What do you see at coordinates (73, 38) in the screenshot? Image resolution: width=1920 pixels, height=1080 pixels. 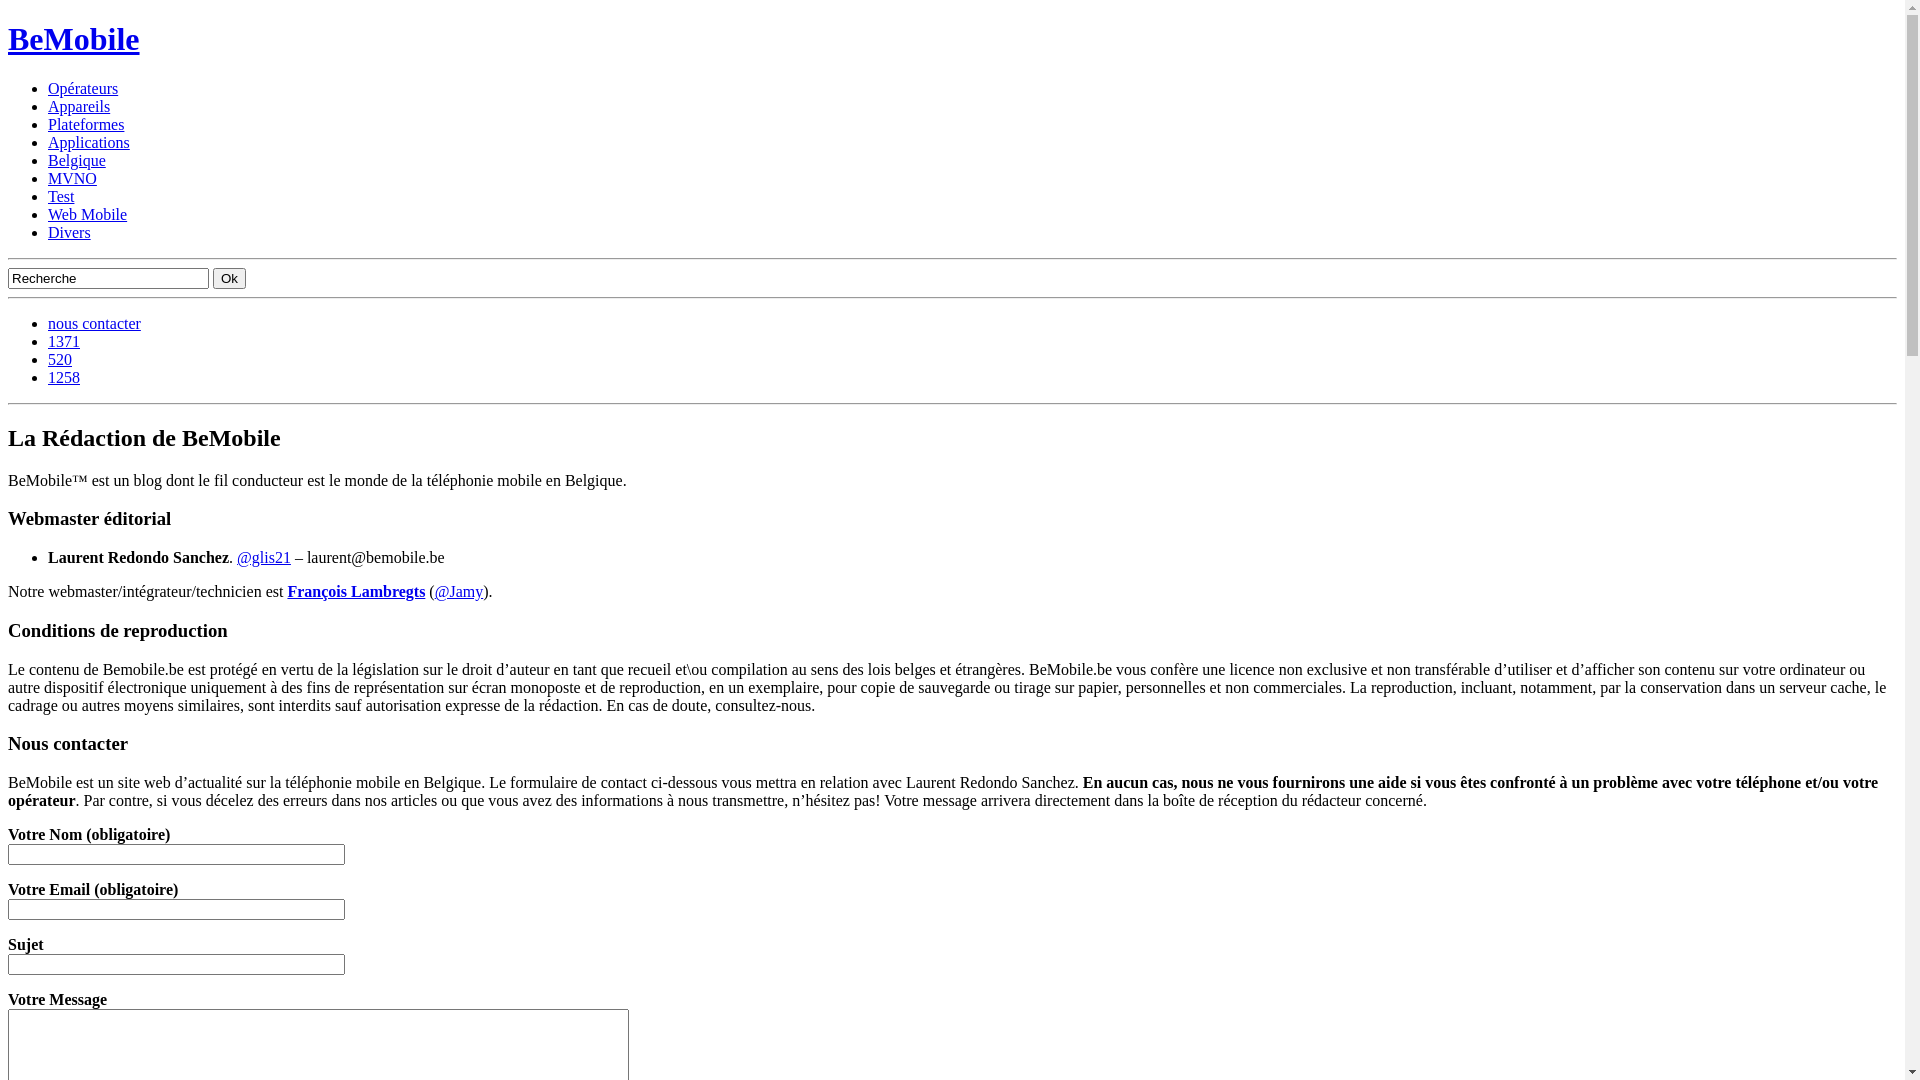 I see `'BeMobile'` at bounding box center [73, 38].